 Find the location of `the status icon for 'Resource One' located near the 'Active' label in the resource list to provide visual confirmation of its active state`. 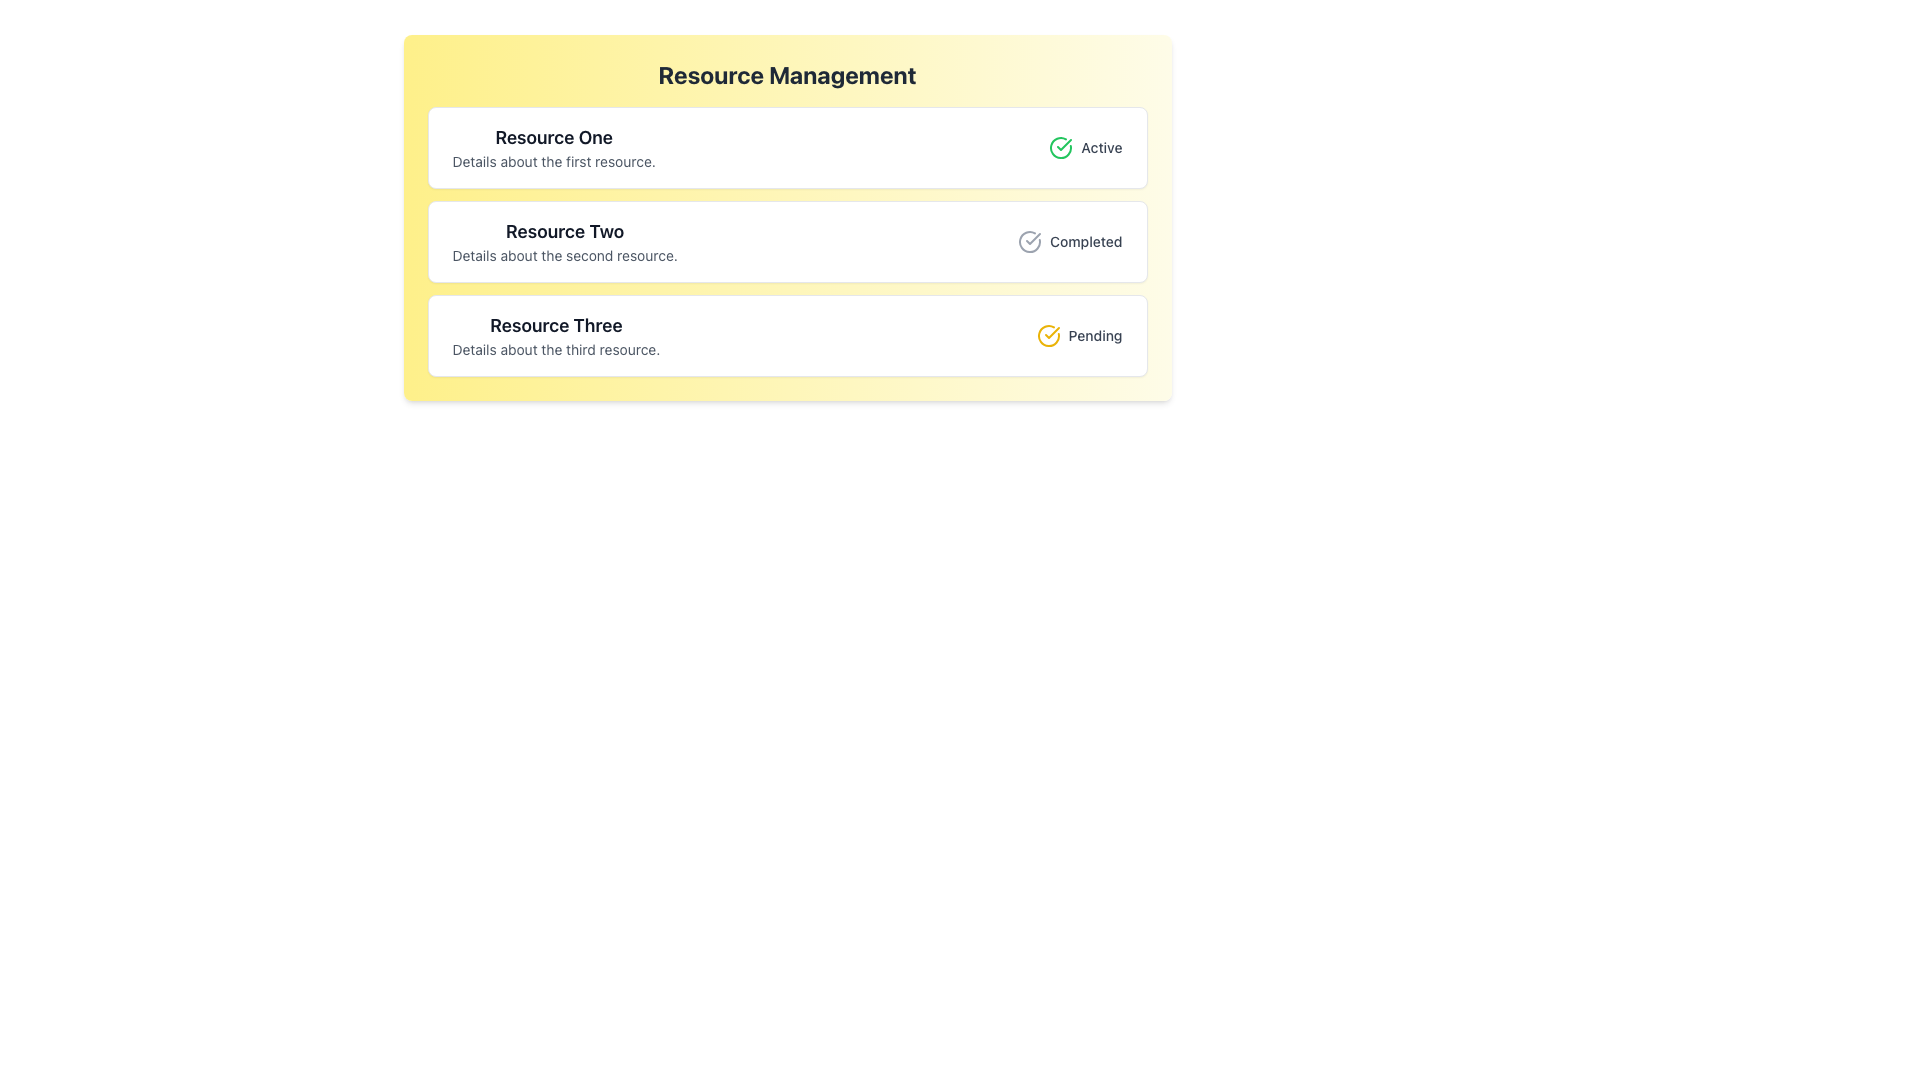

the status icon for 'Resource One' located near the 'Active' label in the resource list to provide visual confirmation of its active state is located at coordinates (1063, 144).